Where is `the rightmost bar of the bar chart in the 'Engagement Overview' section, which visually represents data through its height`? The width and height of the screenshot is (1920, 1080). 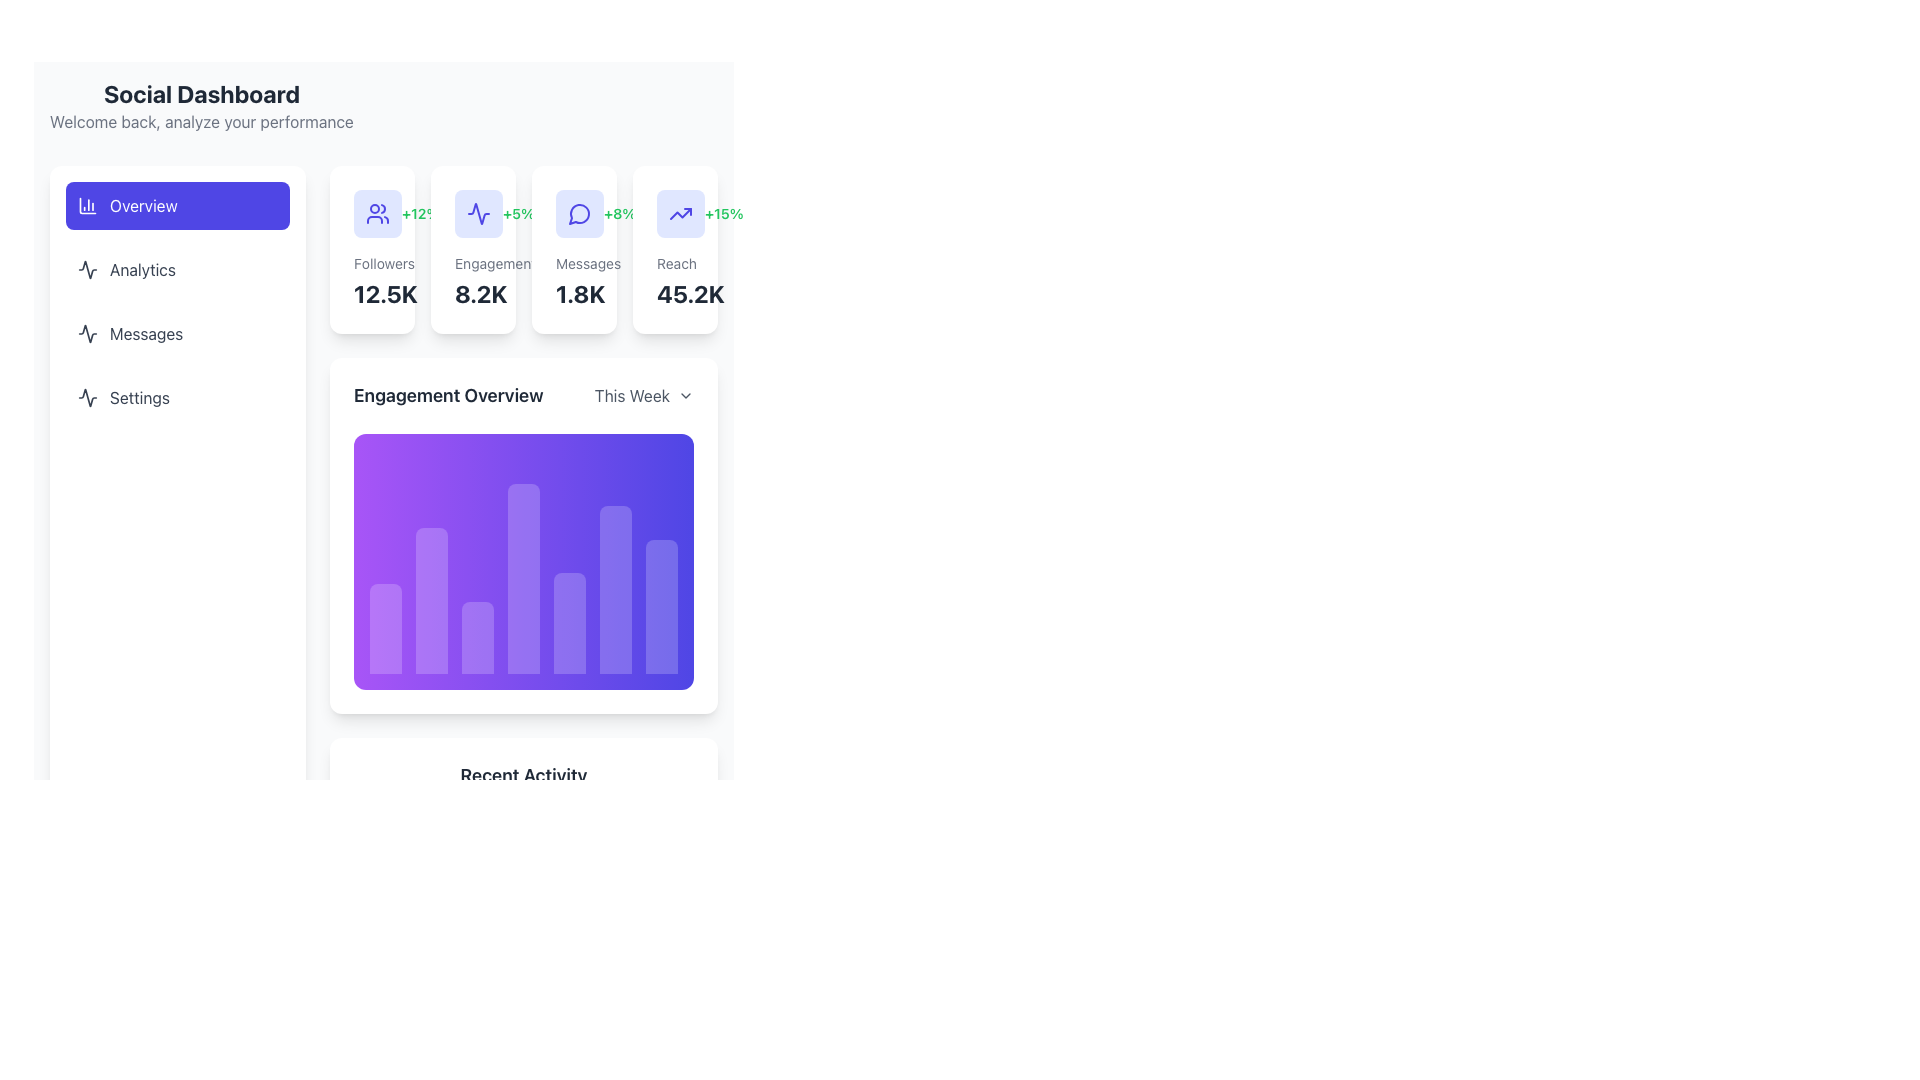
the rightmost bar of the bar chart in the 'Engagement Overview' section, which visually represents data through its height is located at coordinates (662, 604).